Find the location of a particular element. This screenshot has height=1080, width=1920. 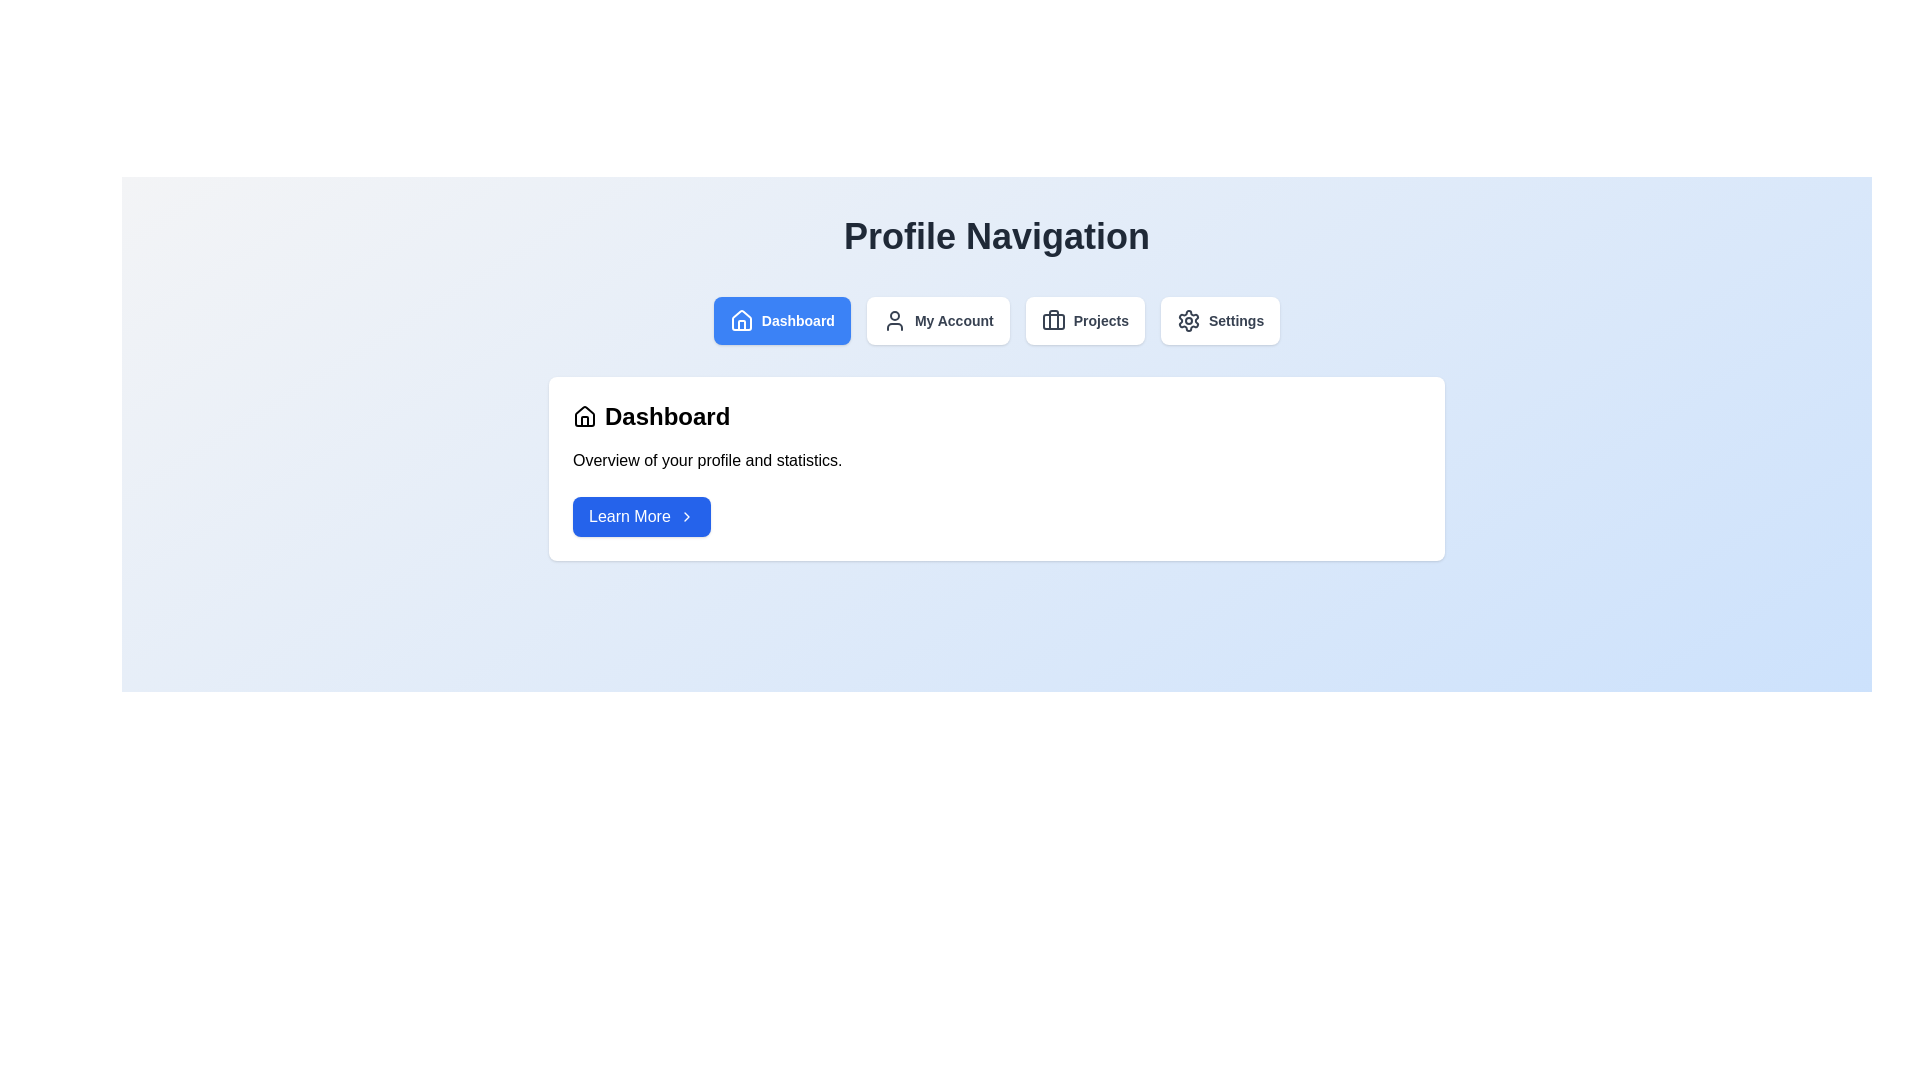

the gear icon representing settings functionalities, located within the 'Settings' button in the navigation bar is located at coordinates (1189, 319).